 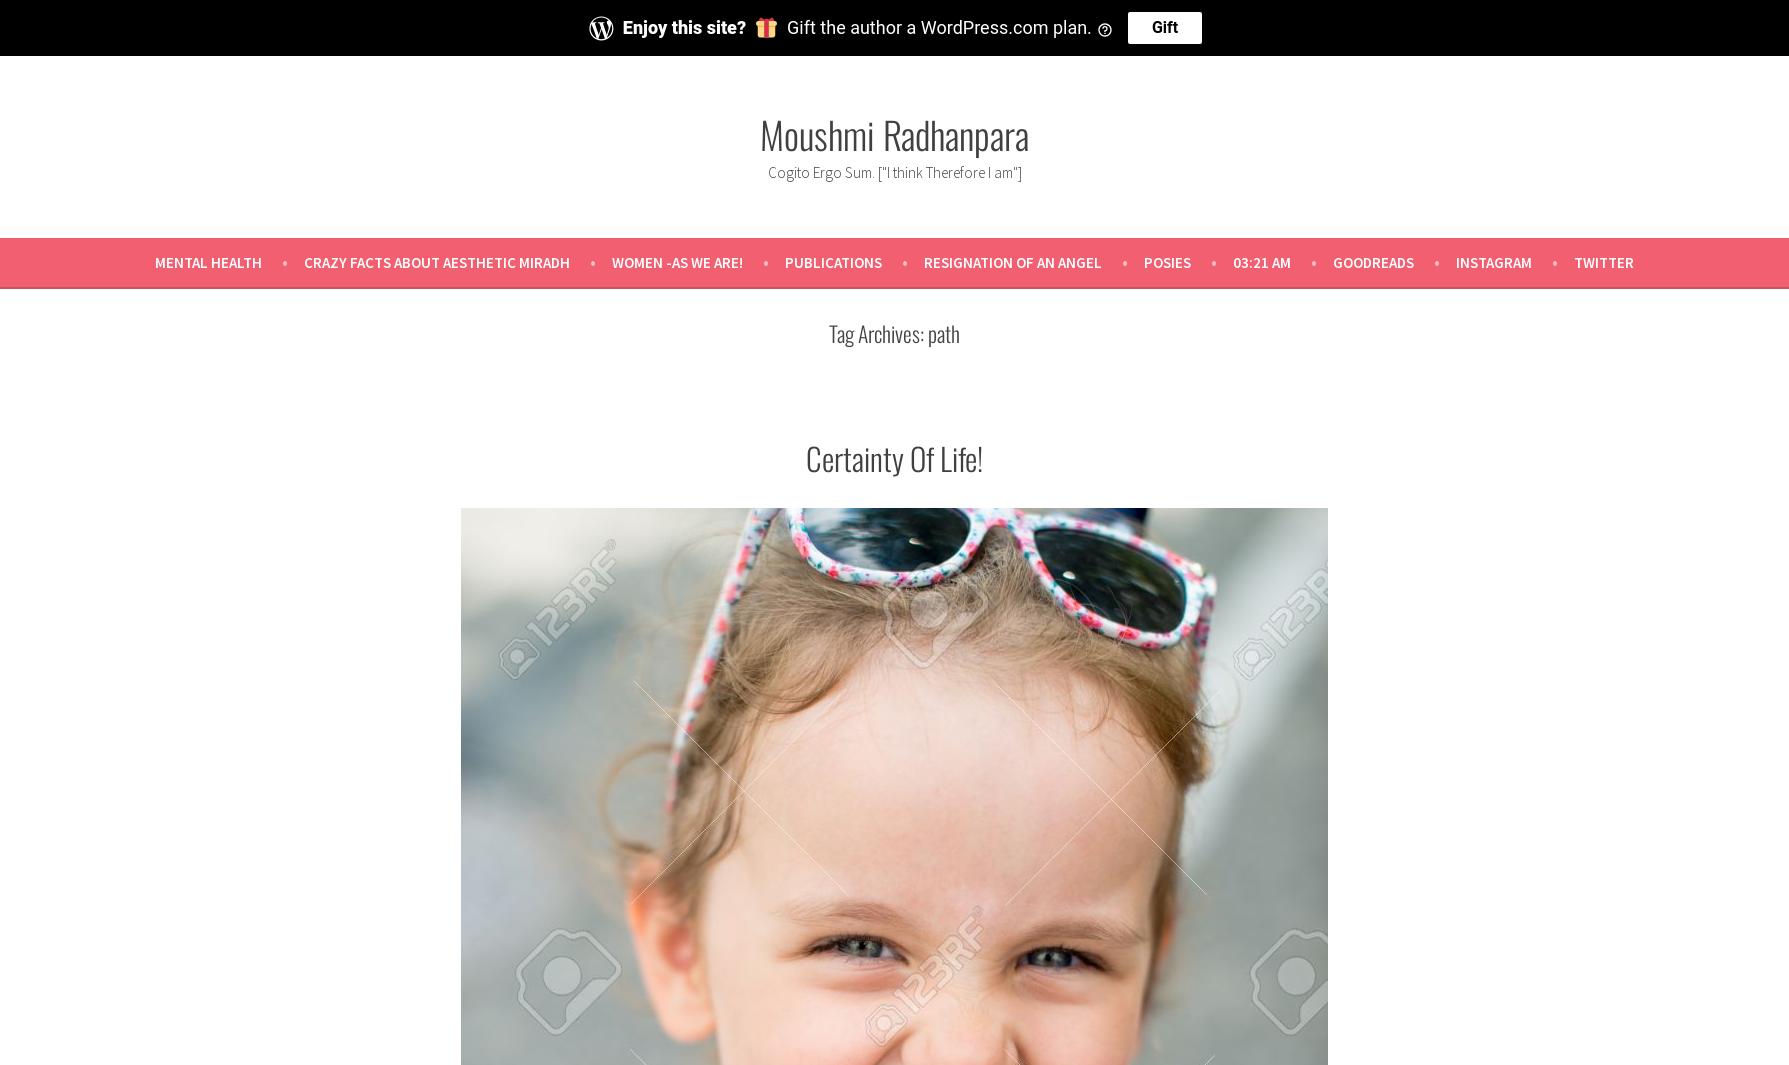 I want to click on 'Gift', so click(x=1163, y=25).